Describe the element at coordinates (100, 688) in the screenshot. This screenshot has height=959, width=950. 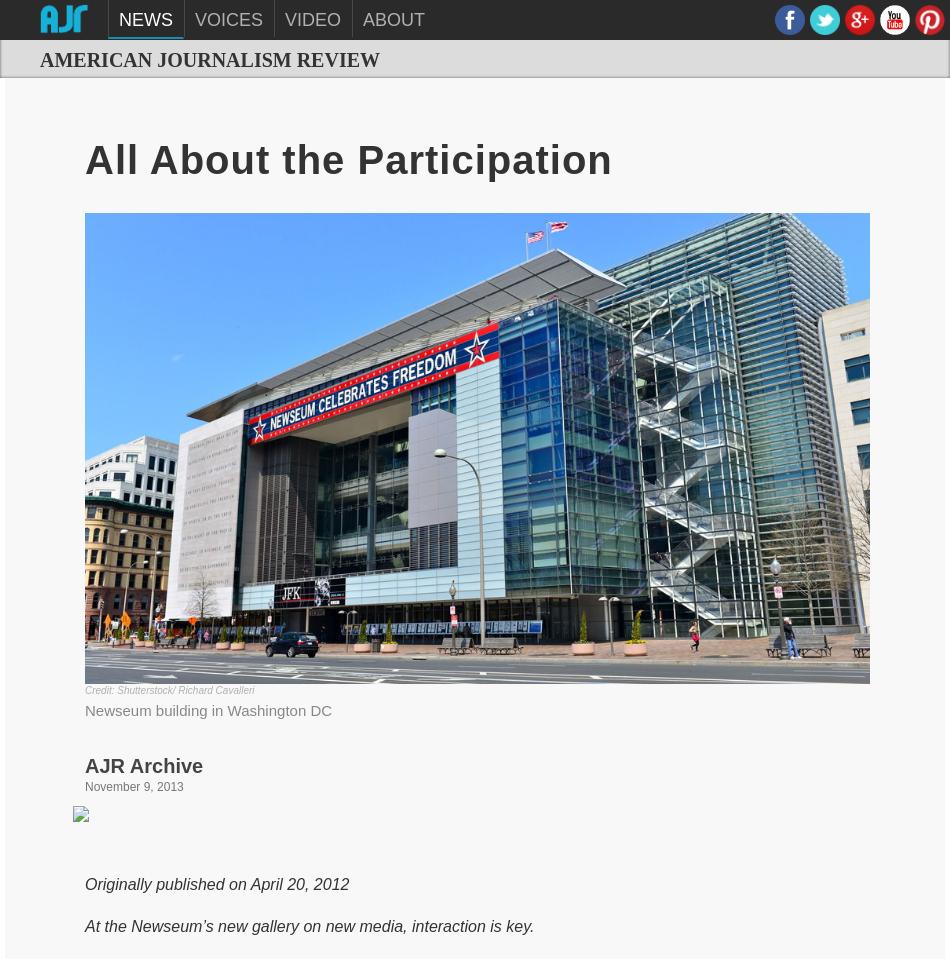
I see `'Credit:'` at that location.